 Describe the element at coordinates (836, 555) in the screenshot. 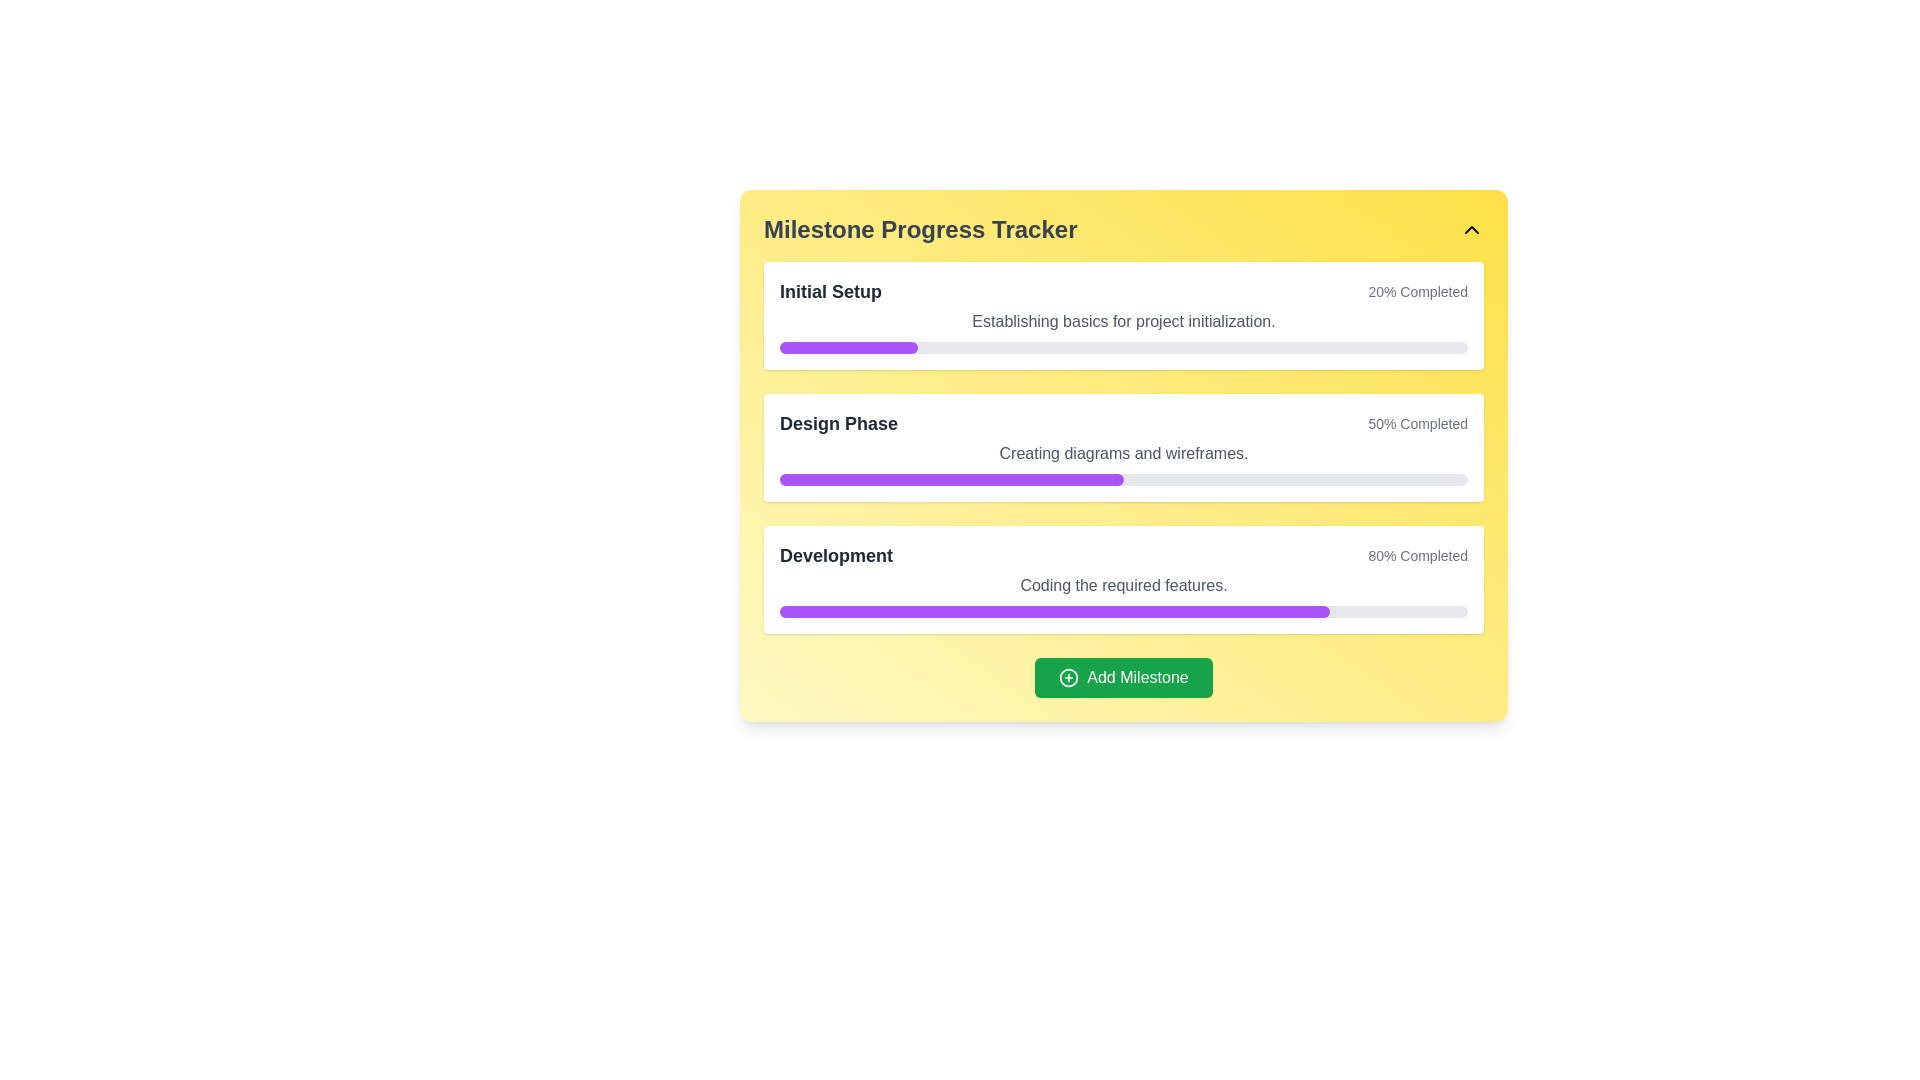

I see `bold text label displaying 'Development' which is prominently positioned at the beginning of its section in the progress tracker interface` at that location.